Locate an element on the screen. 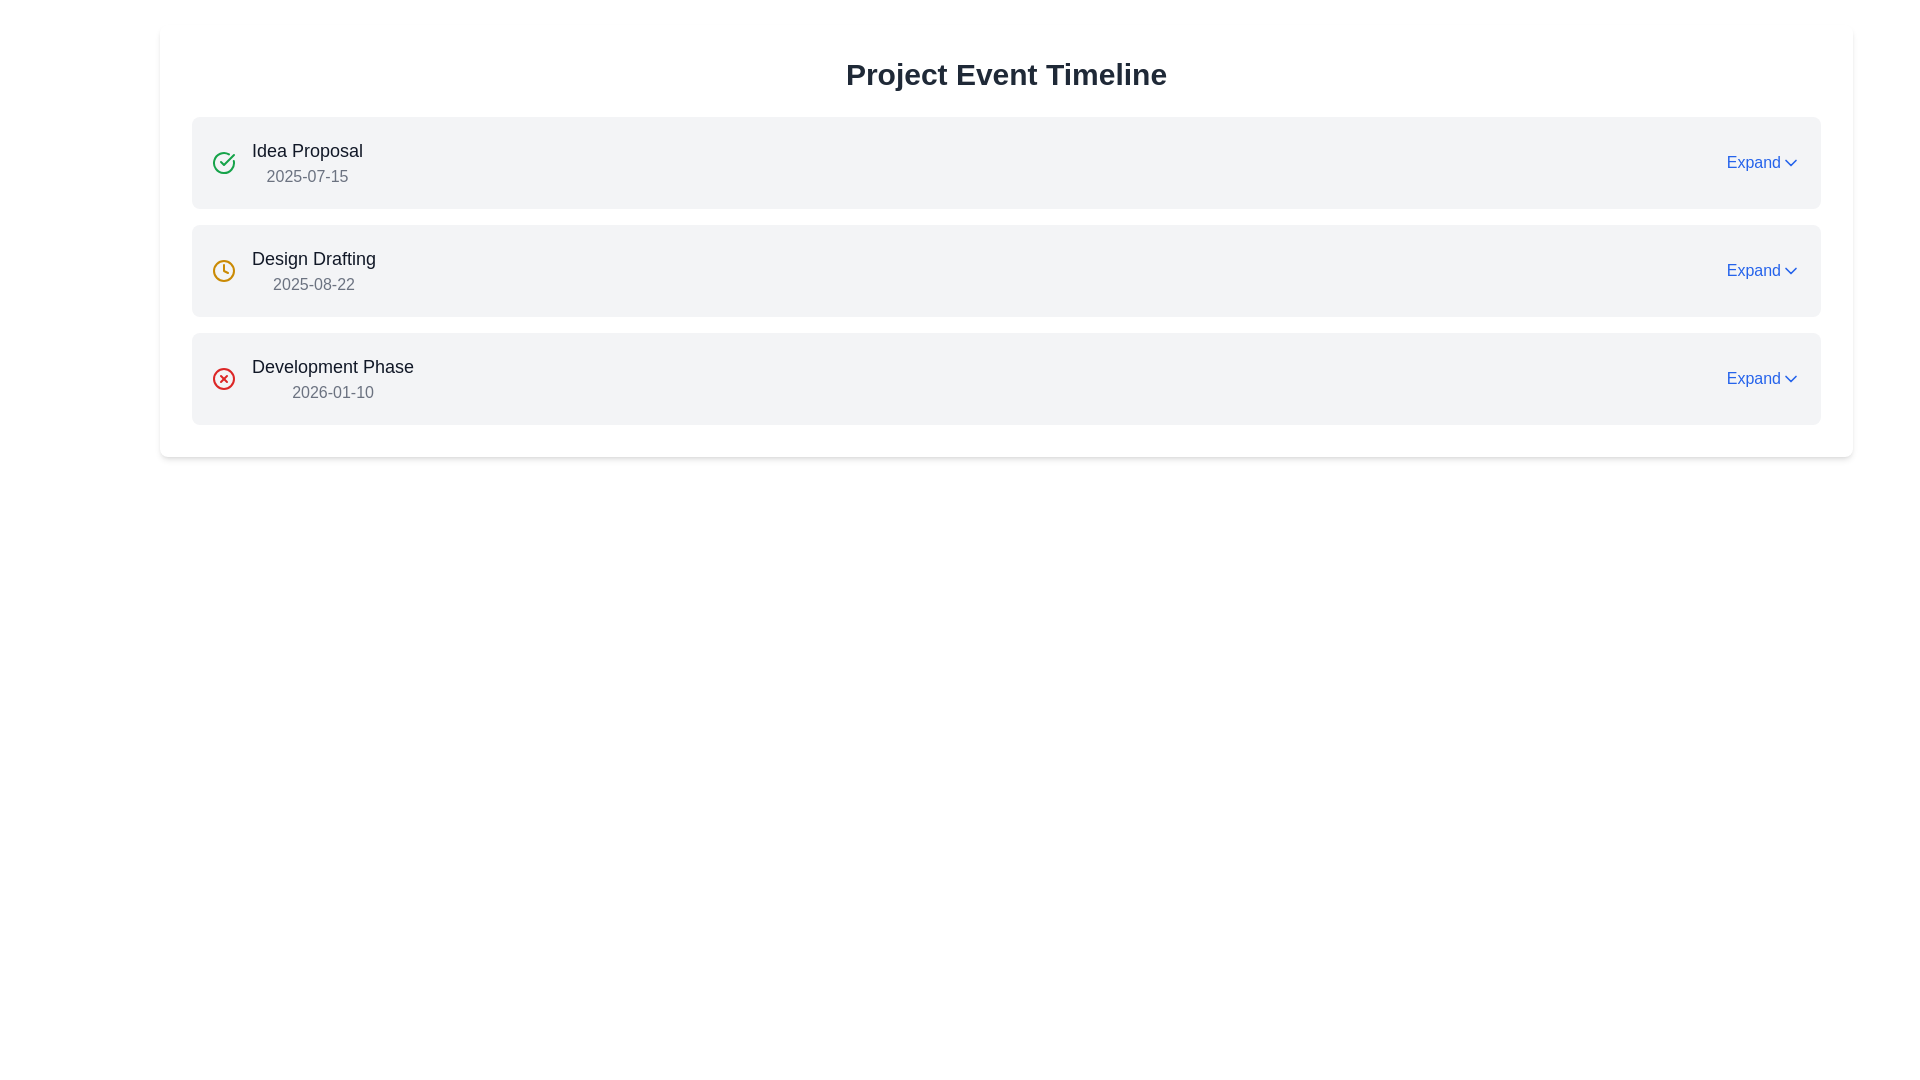 The image size is (1920, 1080). the title of the second entry in the 'Project Event Timeline' list, which is located between 'Idea Proposal' and 'Development Phase', and is accompanied by the date '2025-08-22' is located at coordinates (313, 257).